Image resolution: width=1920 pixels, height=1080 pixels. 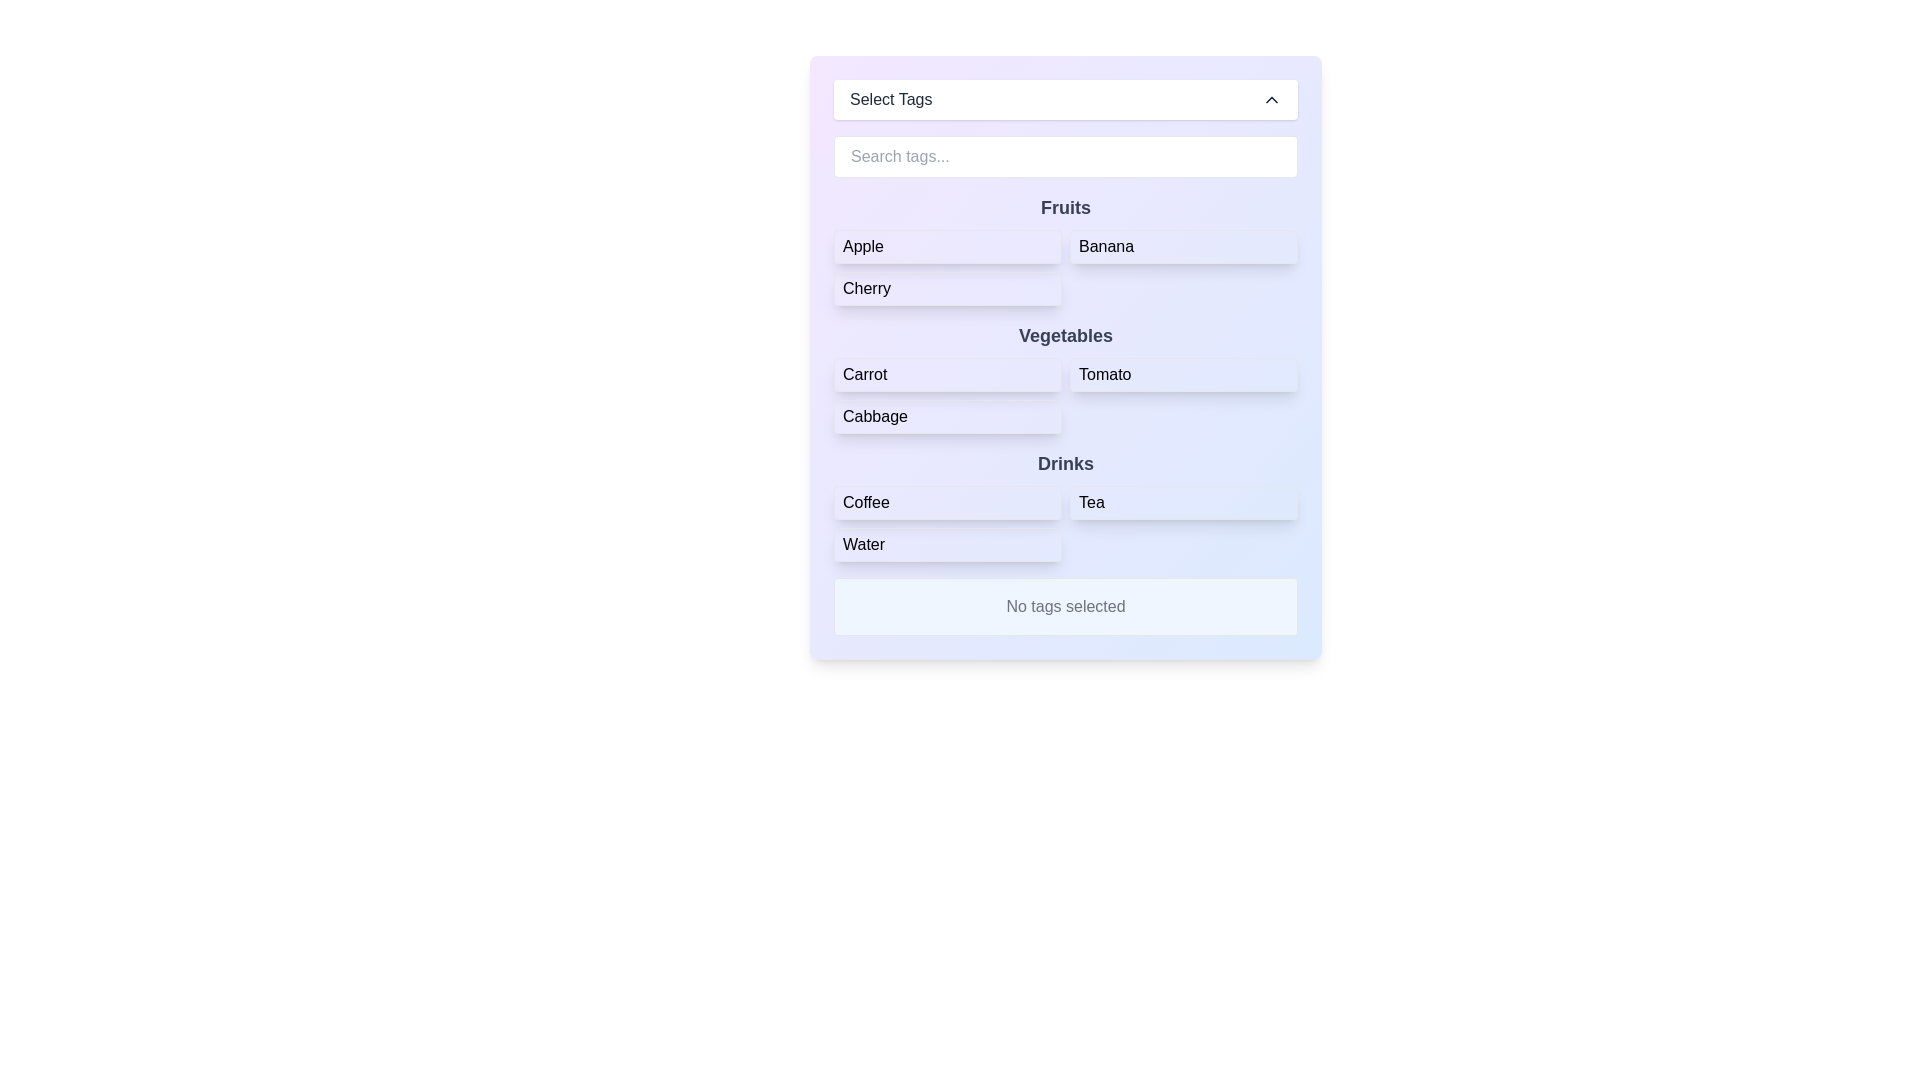 What do you see at coordinates (1090, 501) in the screenshot?
I see `the 'Tea' label` at bounding box center [1090, 501].